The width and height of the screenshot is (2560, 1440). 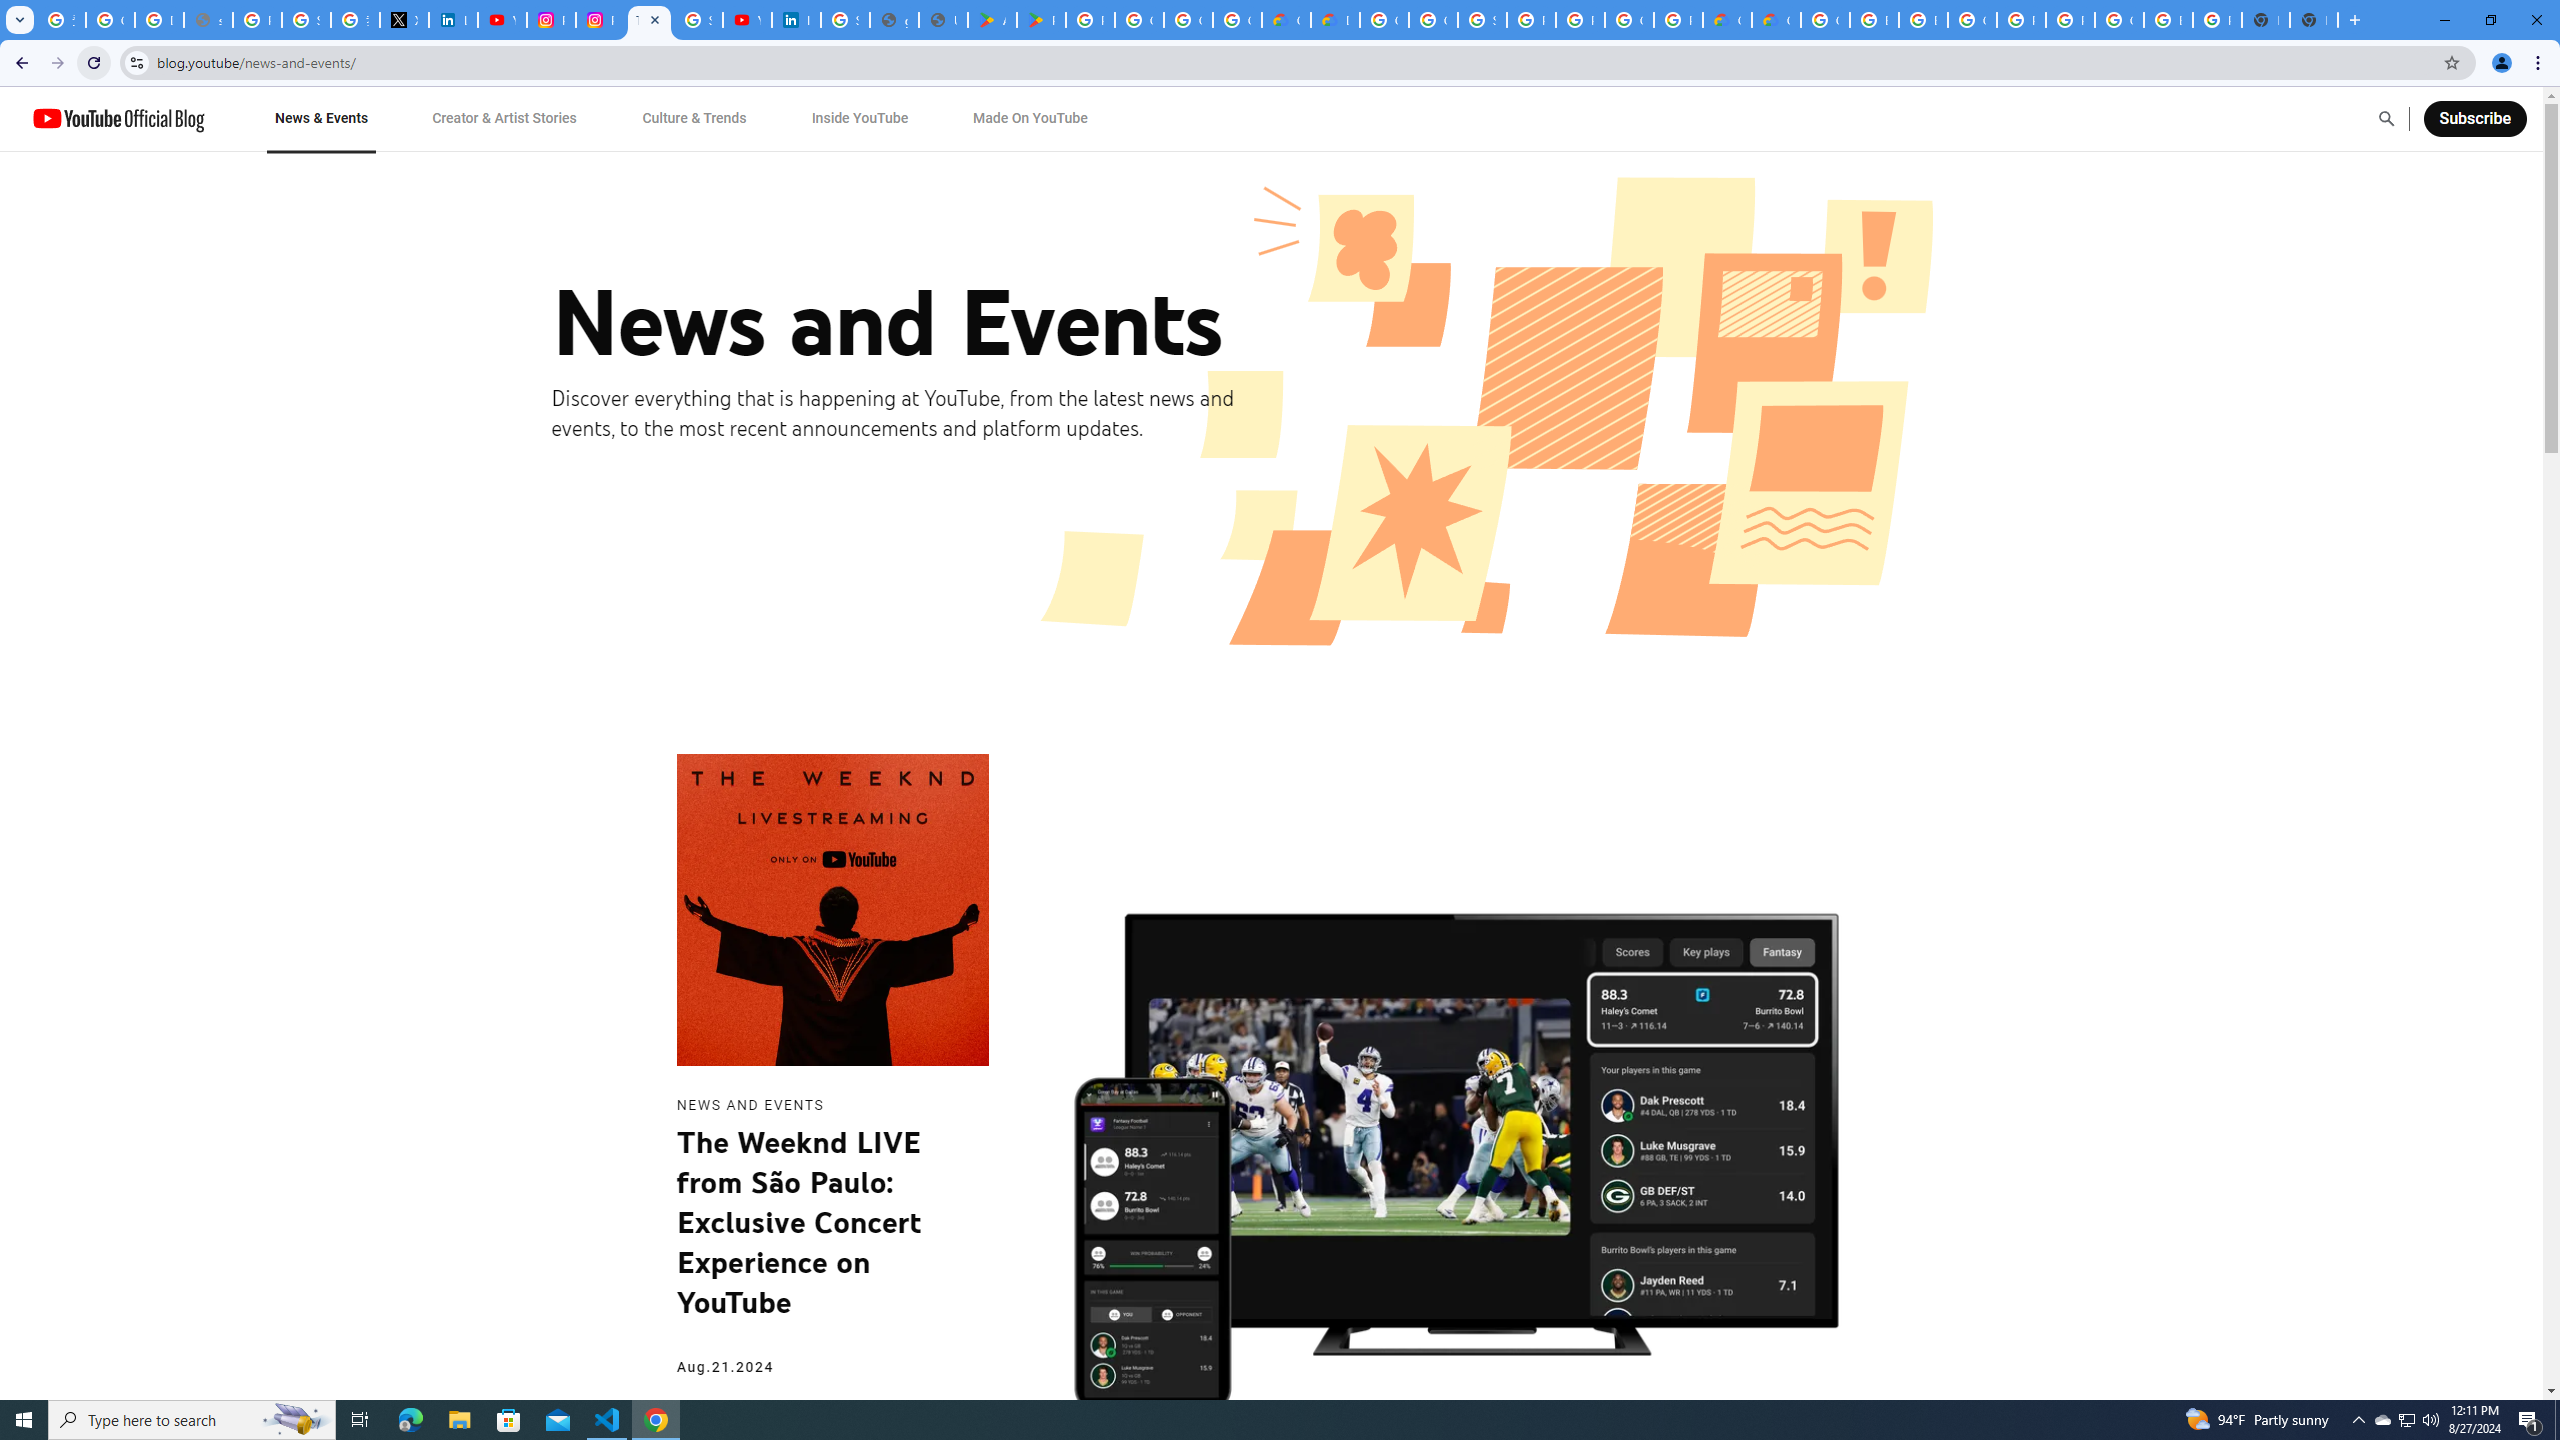 I want to click on 'News & Events', so click(x=321, y=118).